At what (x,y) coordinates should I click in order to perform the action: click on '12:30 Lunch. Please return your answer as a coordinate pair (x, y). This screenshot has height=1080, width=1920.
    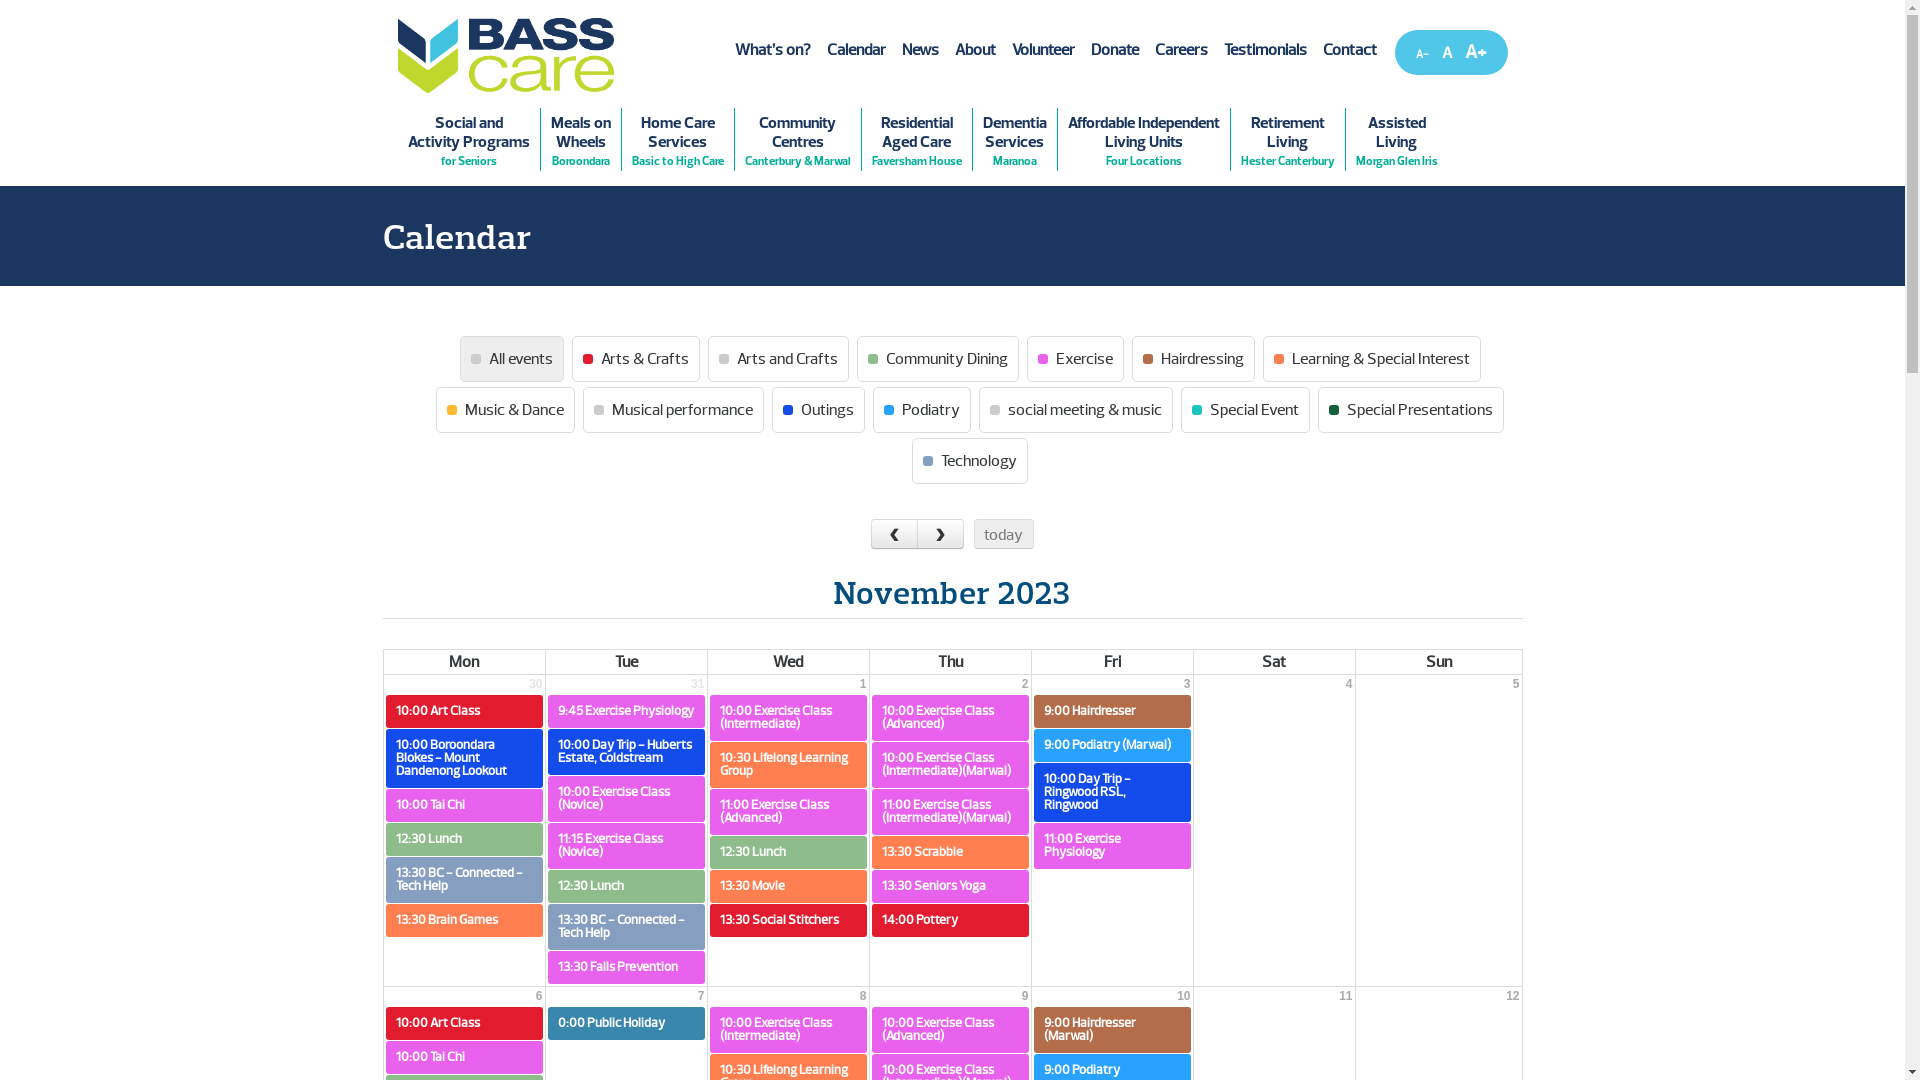
    Looking at the image, I should click on (385, 839).